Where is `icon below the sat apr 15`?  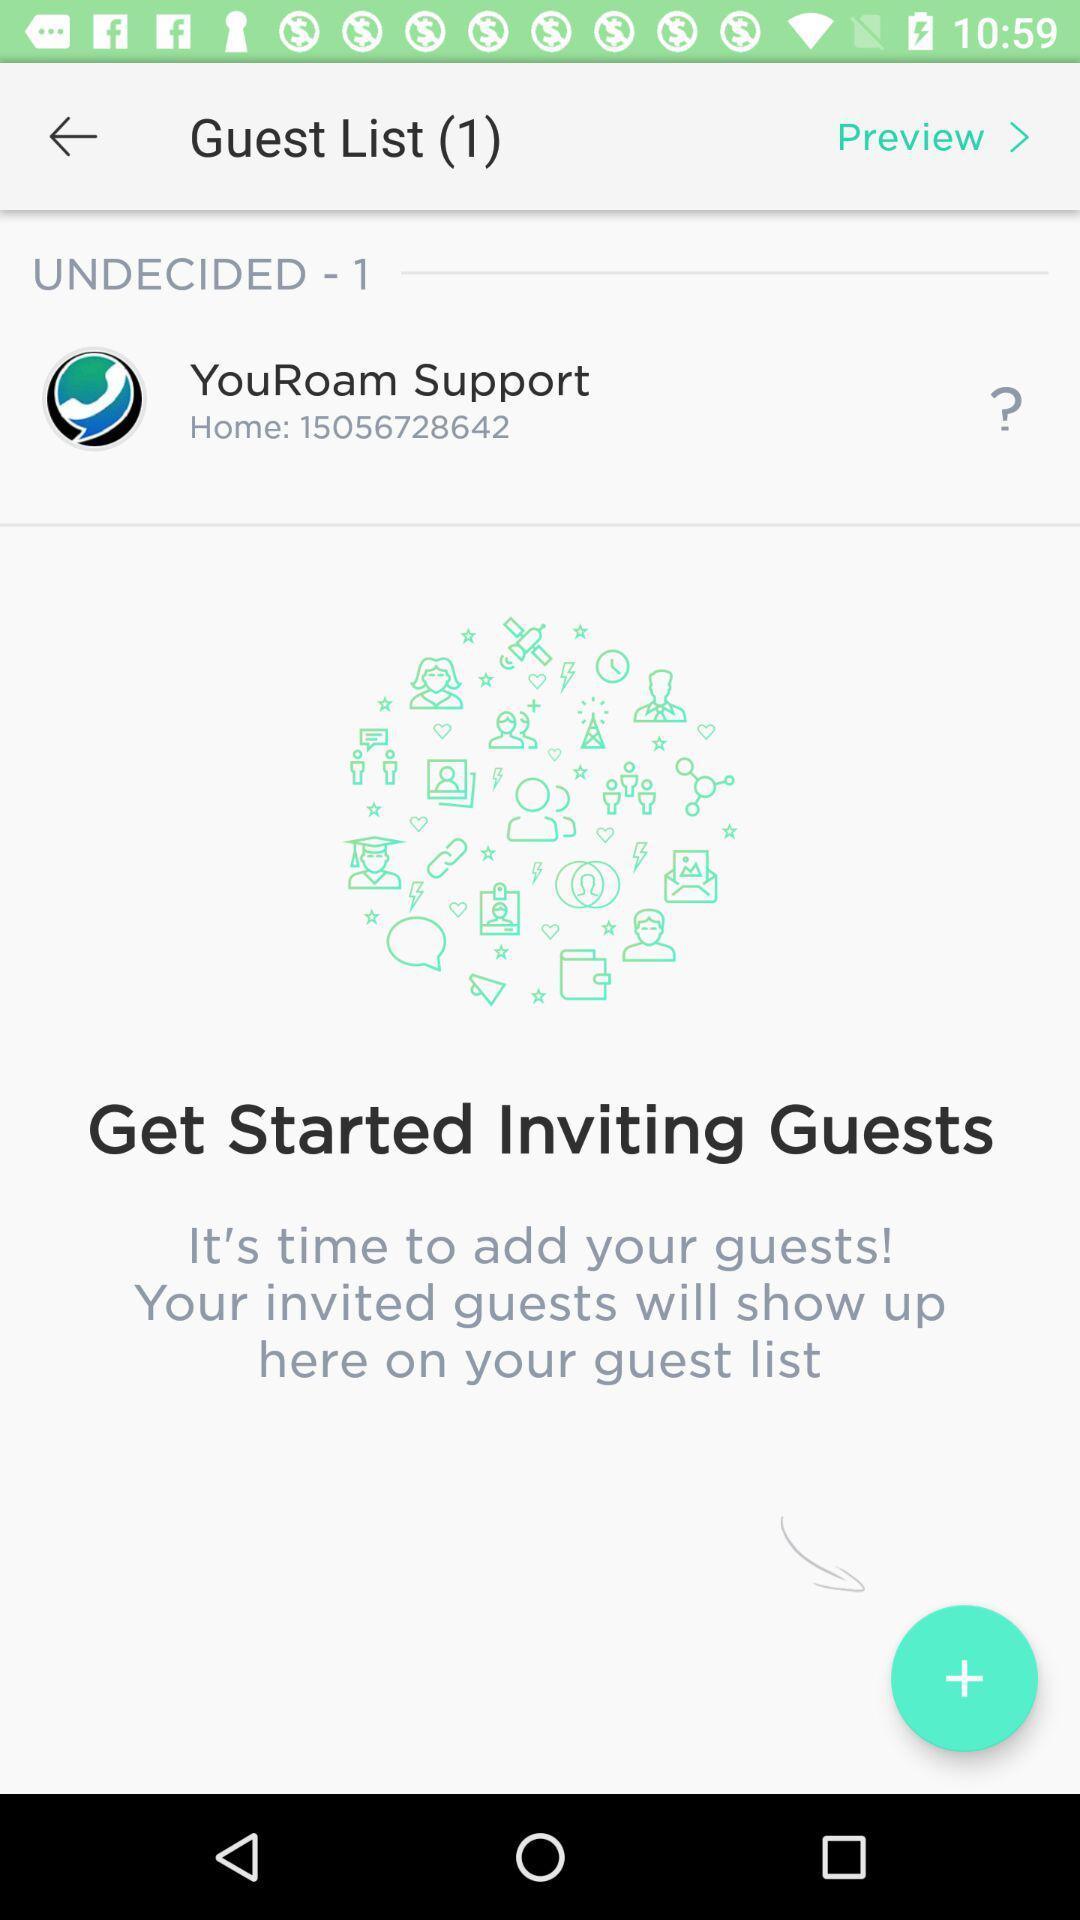 icon below the sat apr 15 is located at coordinates (540, 934).